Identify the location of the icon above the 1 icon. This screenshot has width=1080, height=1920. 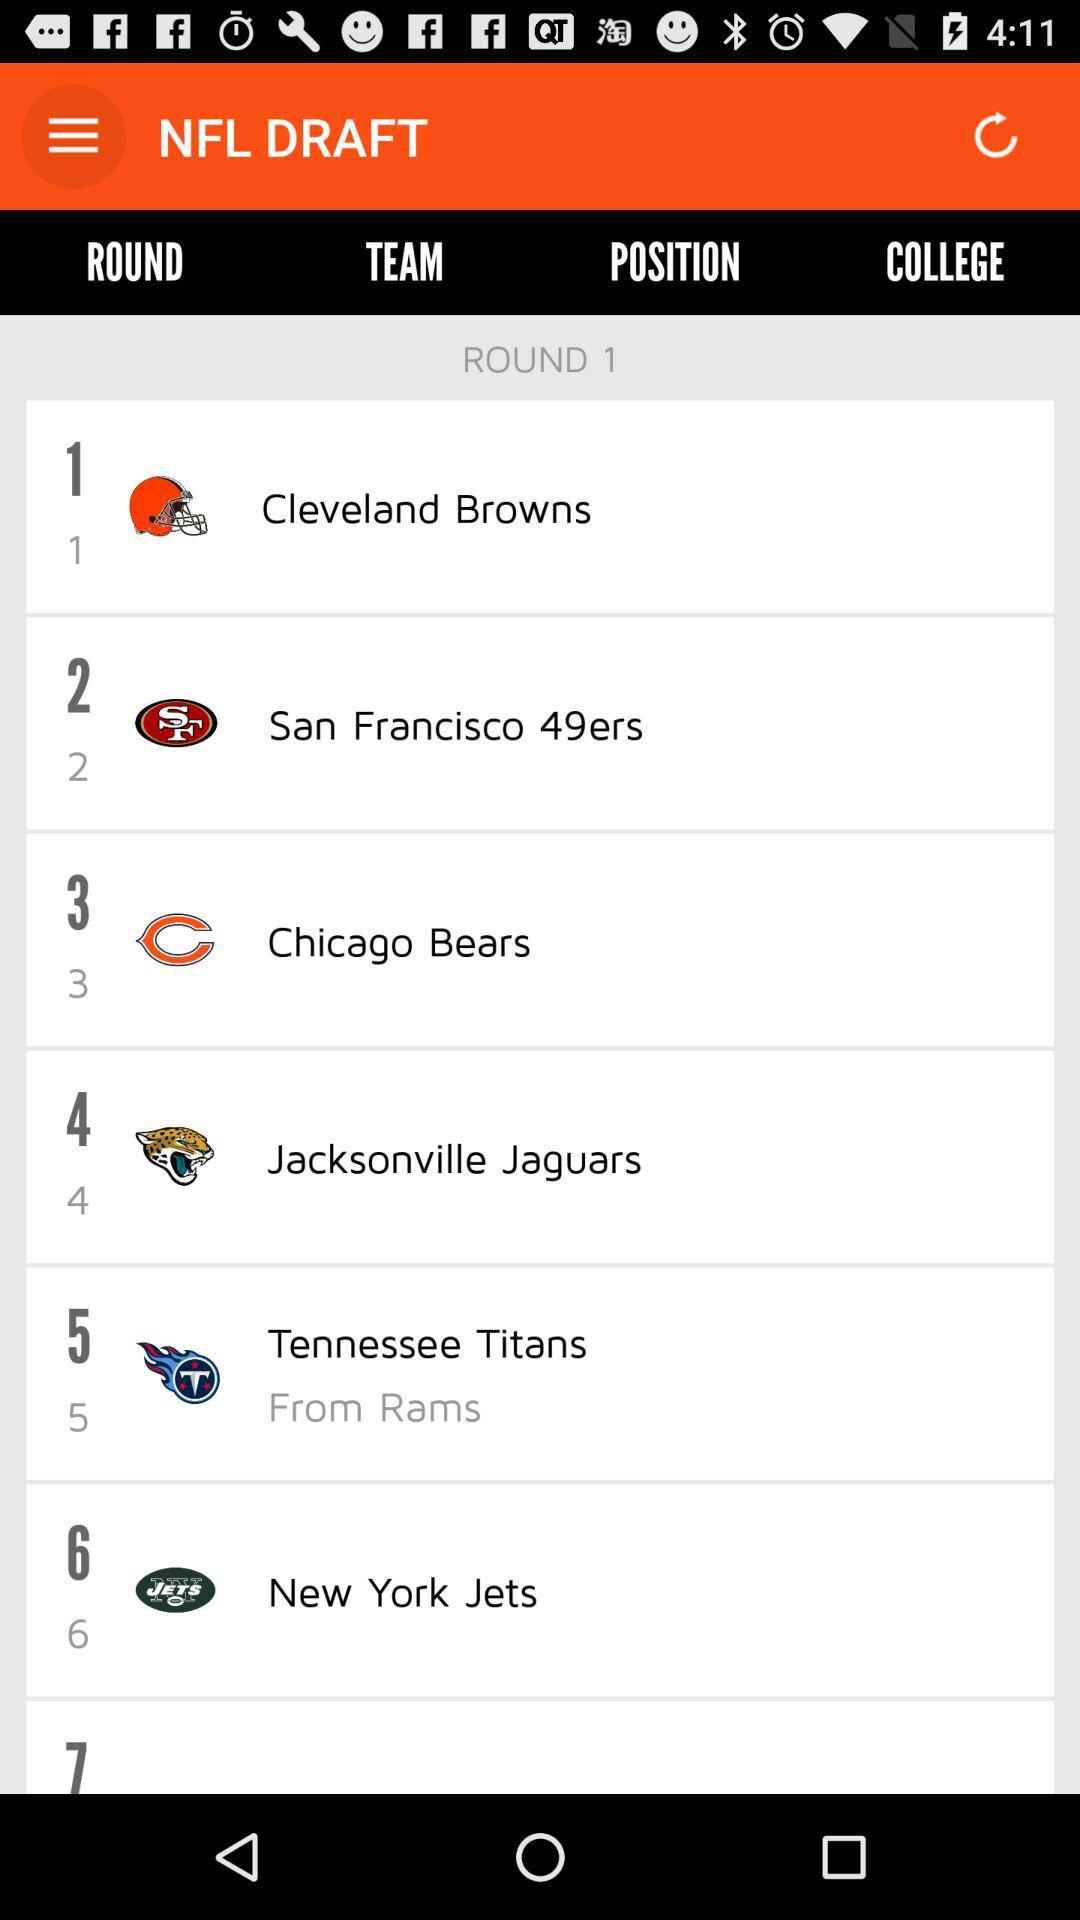
(540, 358).